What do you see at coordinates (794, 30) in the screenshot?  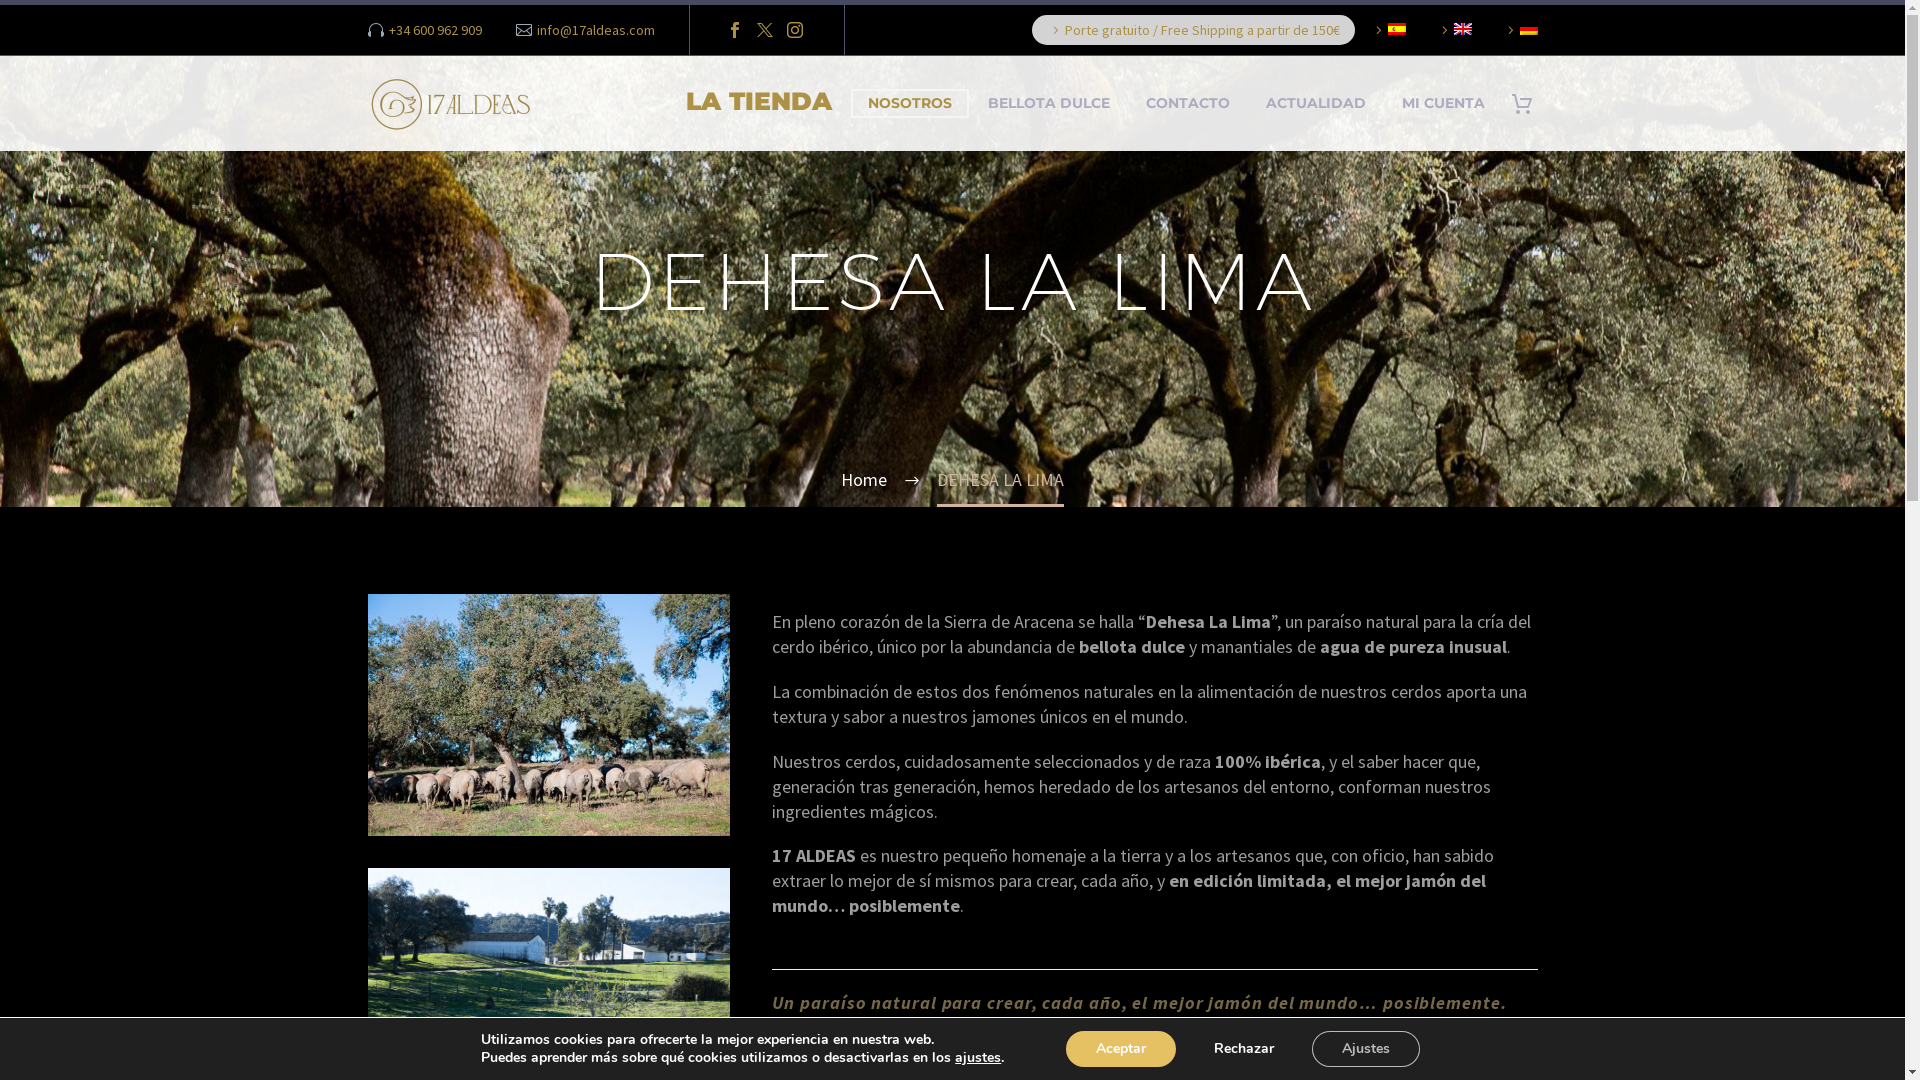 I see `'Instagram'` at bounding box center [794, 30].